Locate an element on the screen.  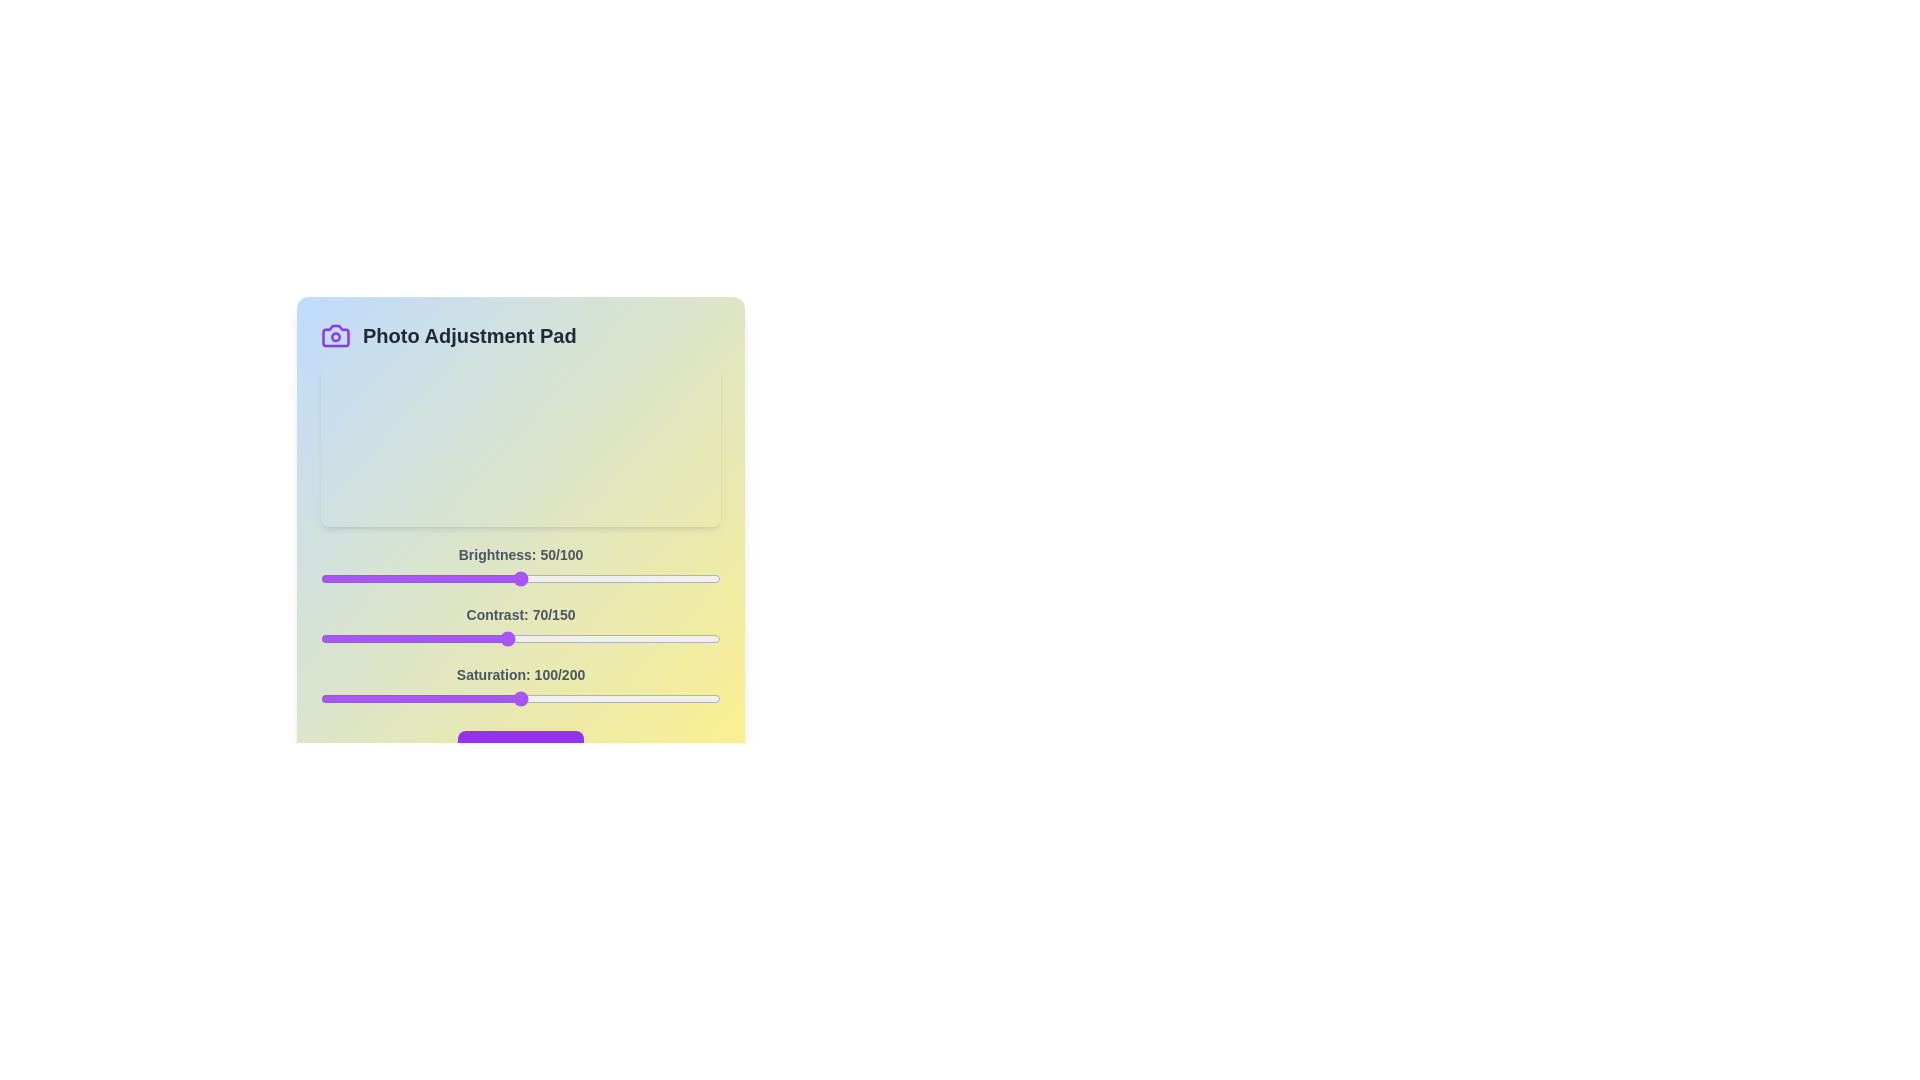
the 1 slider to 56 is located at coordinates (469, 639).